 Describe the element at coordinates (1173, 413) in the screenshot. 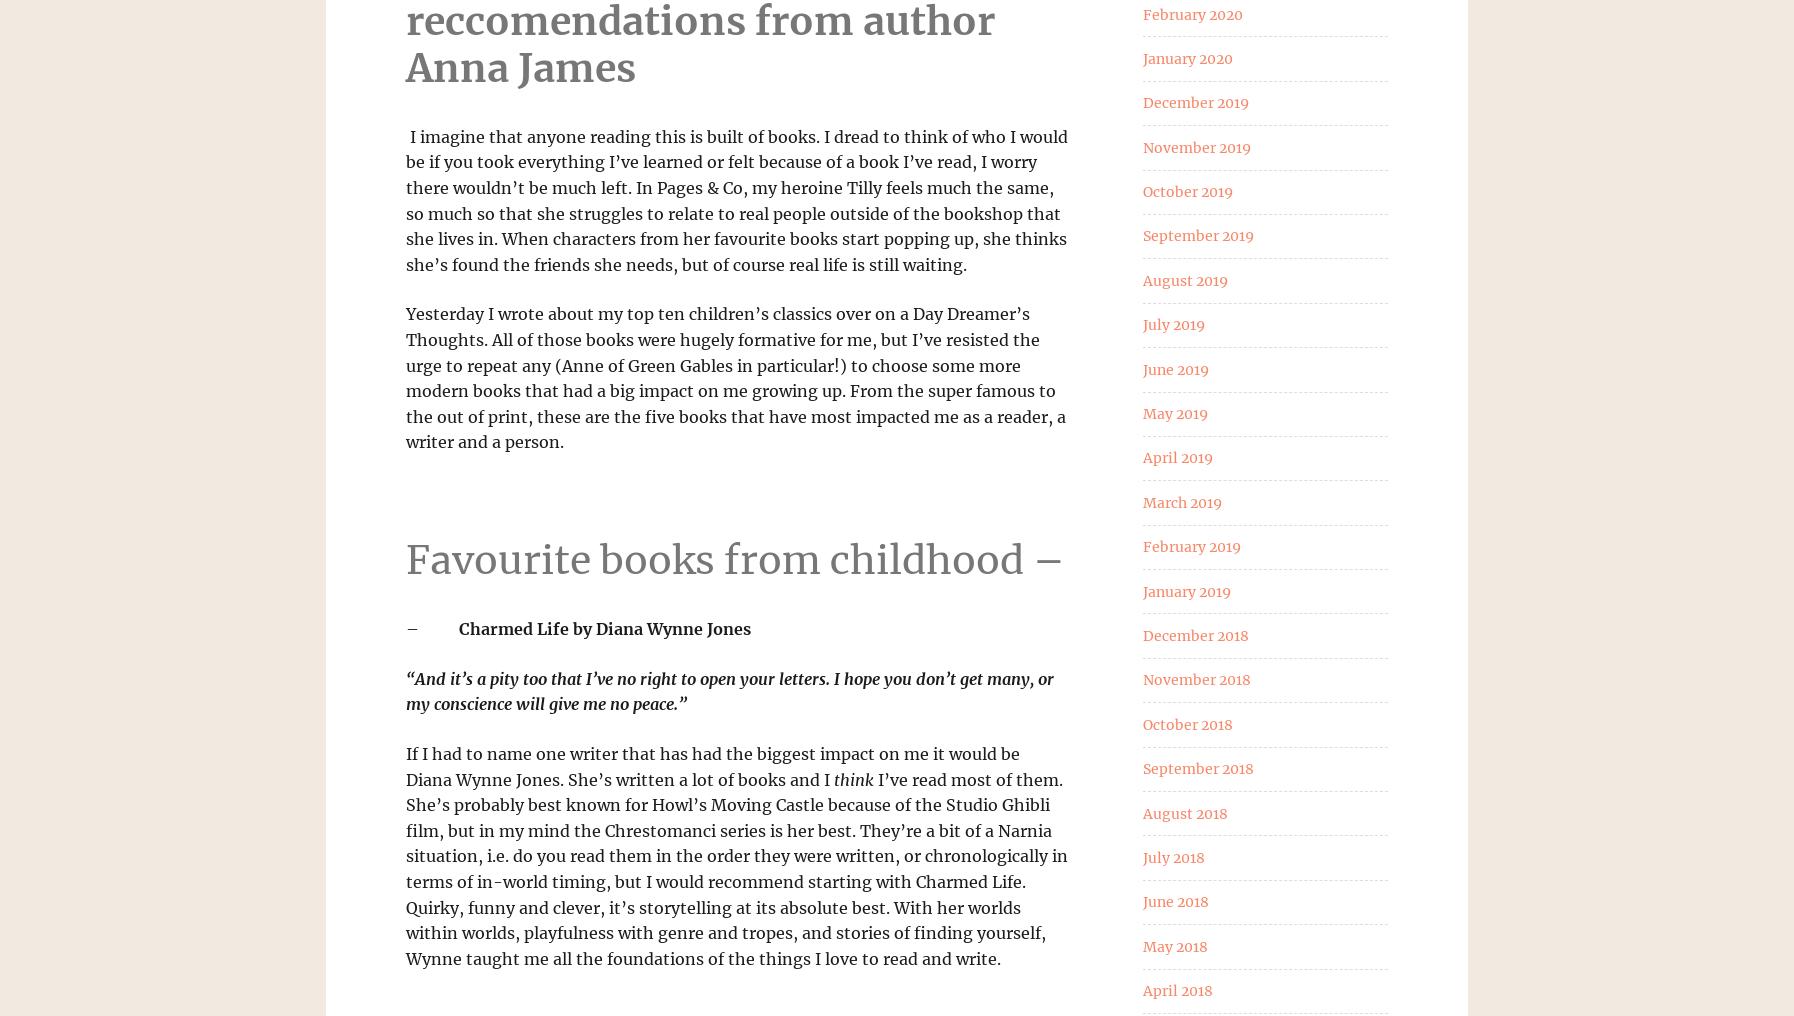

I see `'May 2019'` at that location.